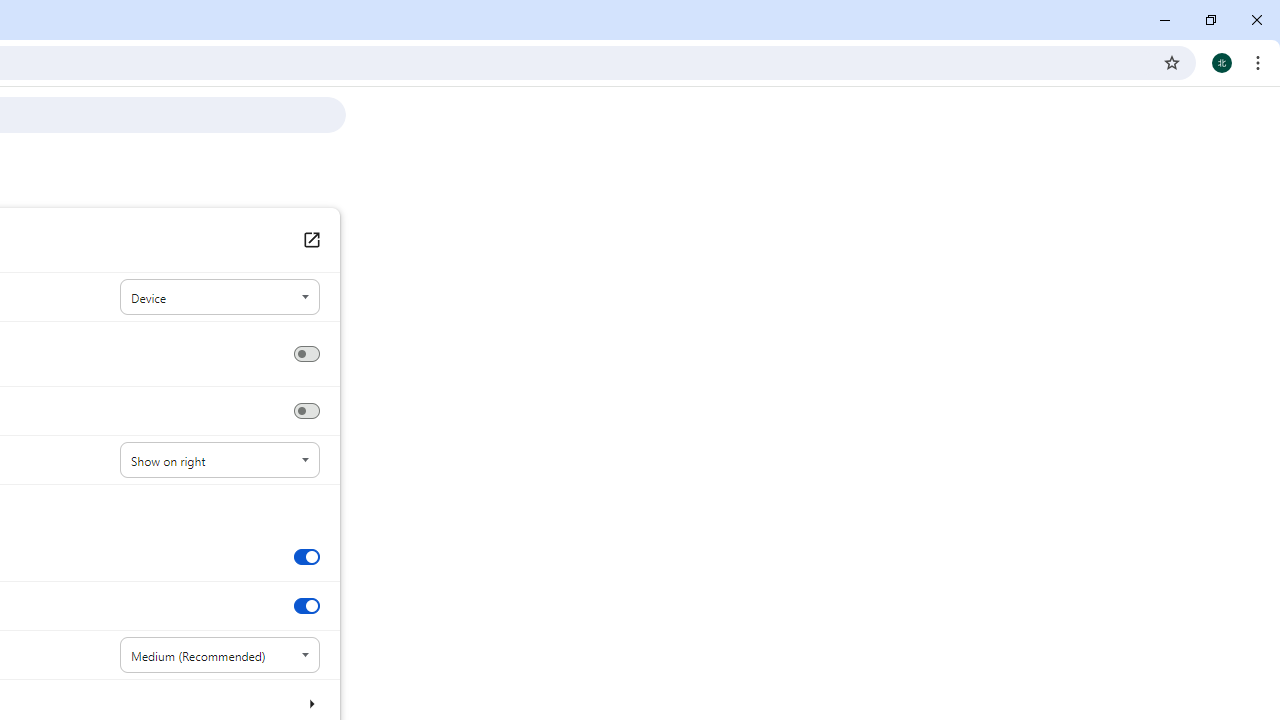 The width and height of the screenshot is (1280, 720). I want to click on 'Show tab preview images', so click(305, 557).